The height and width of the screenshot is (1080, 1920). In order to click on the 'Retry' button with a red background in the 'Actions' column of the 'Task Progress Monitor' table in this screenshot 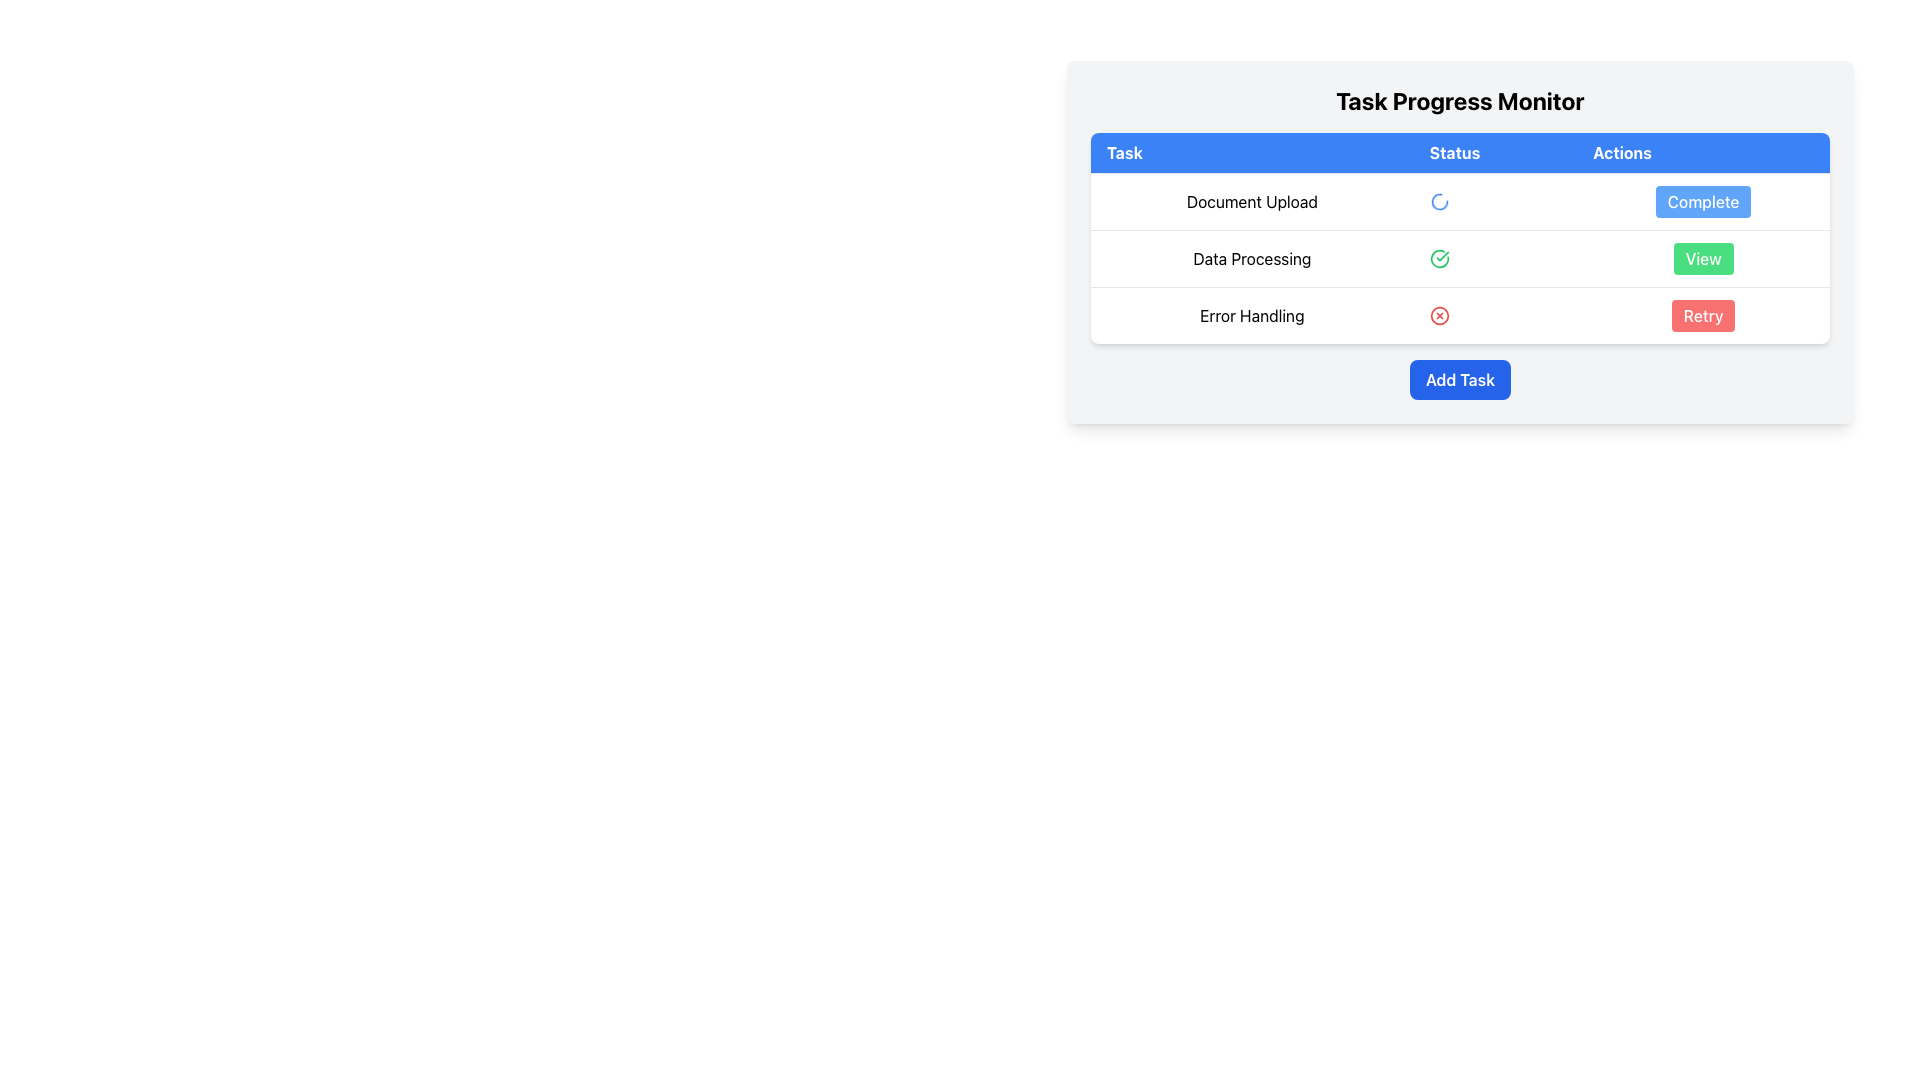, I will do `click(1702, 315)`.